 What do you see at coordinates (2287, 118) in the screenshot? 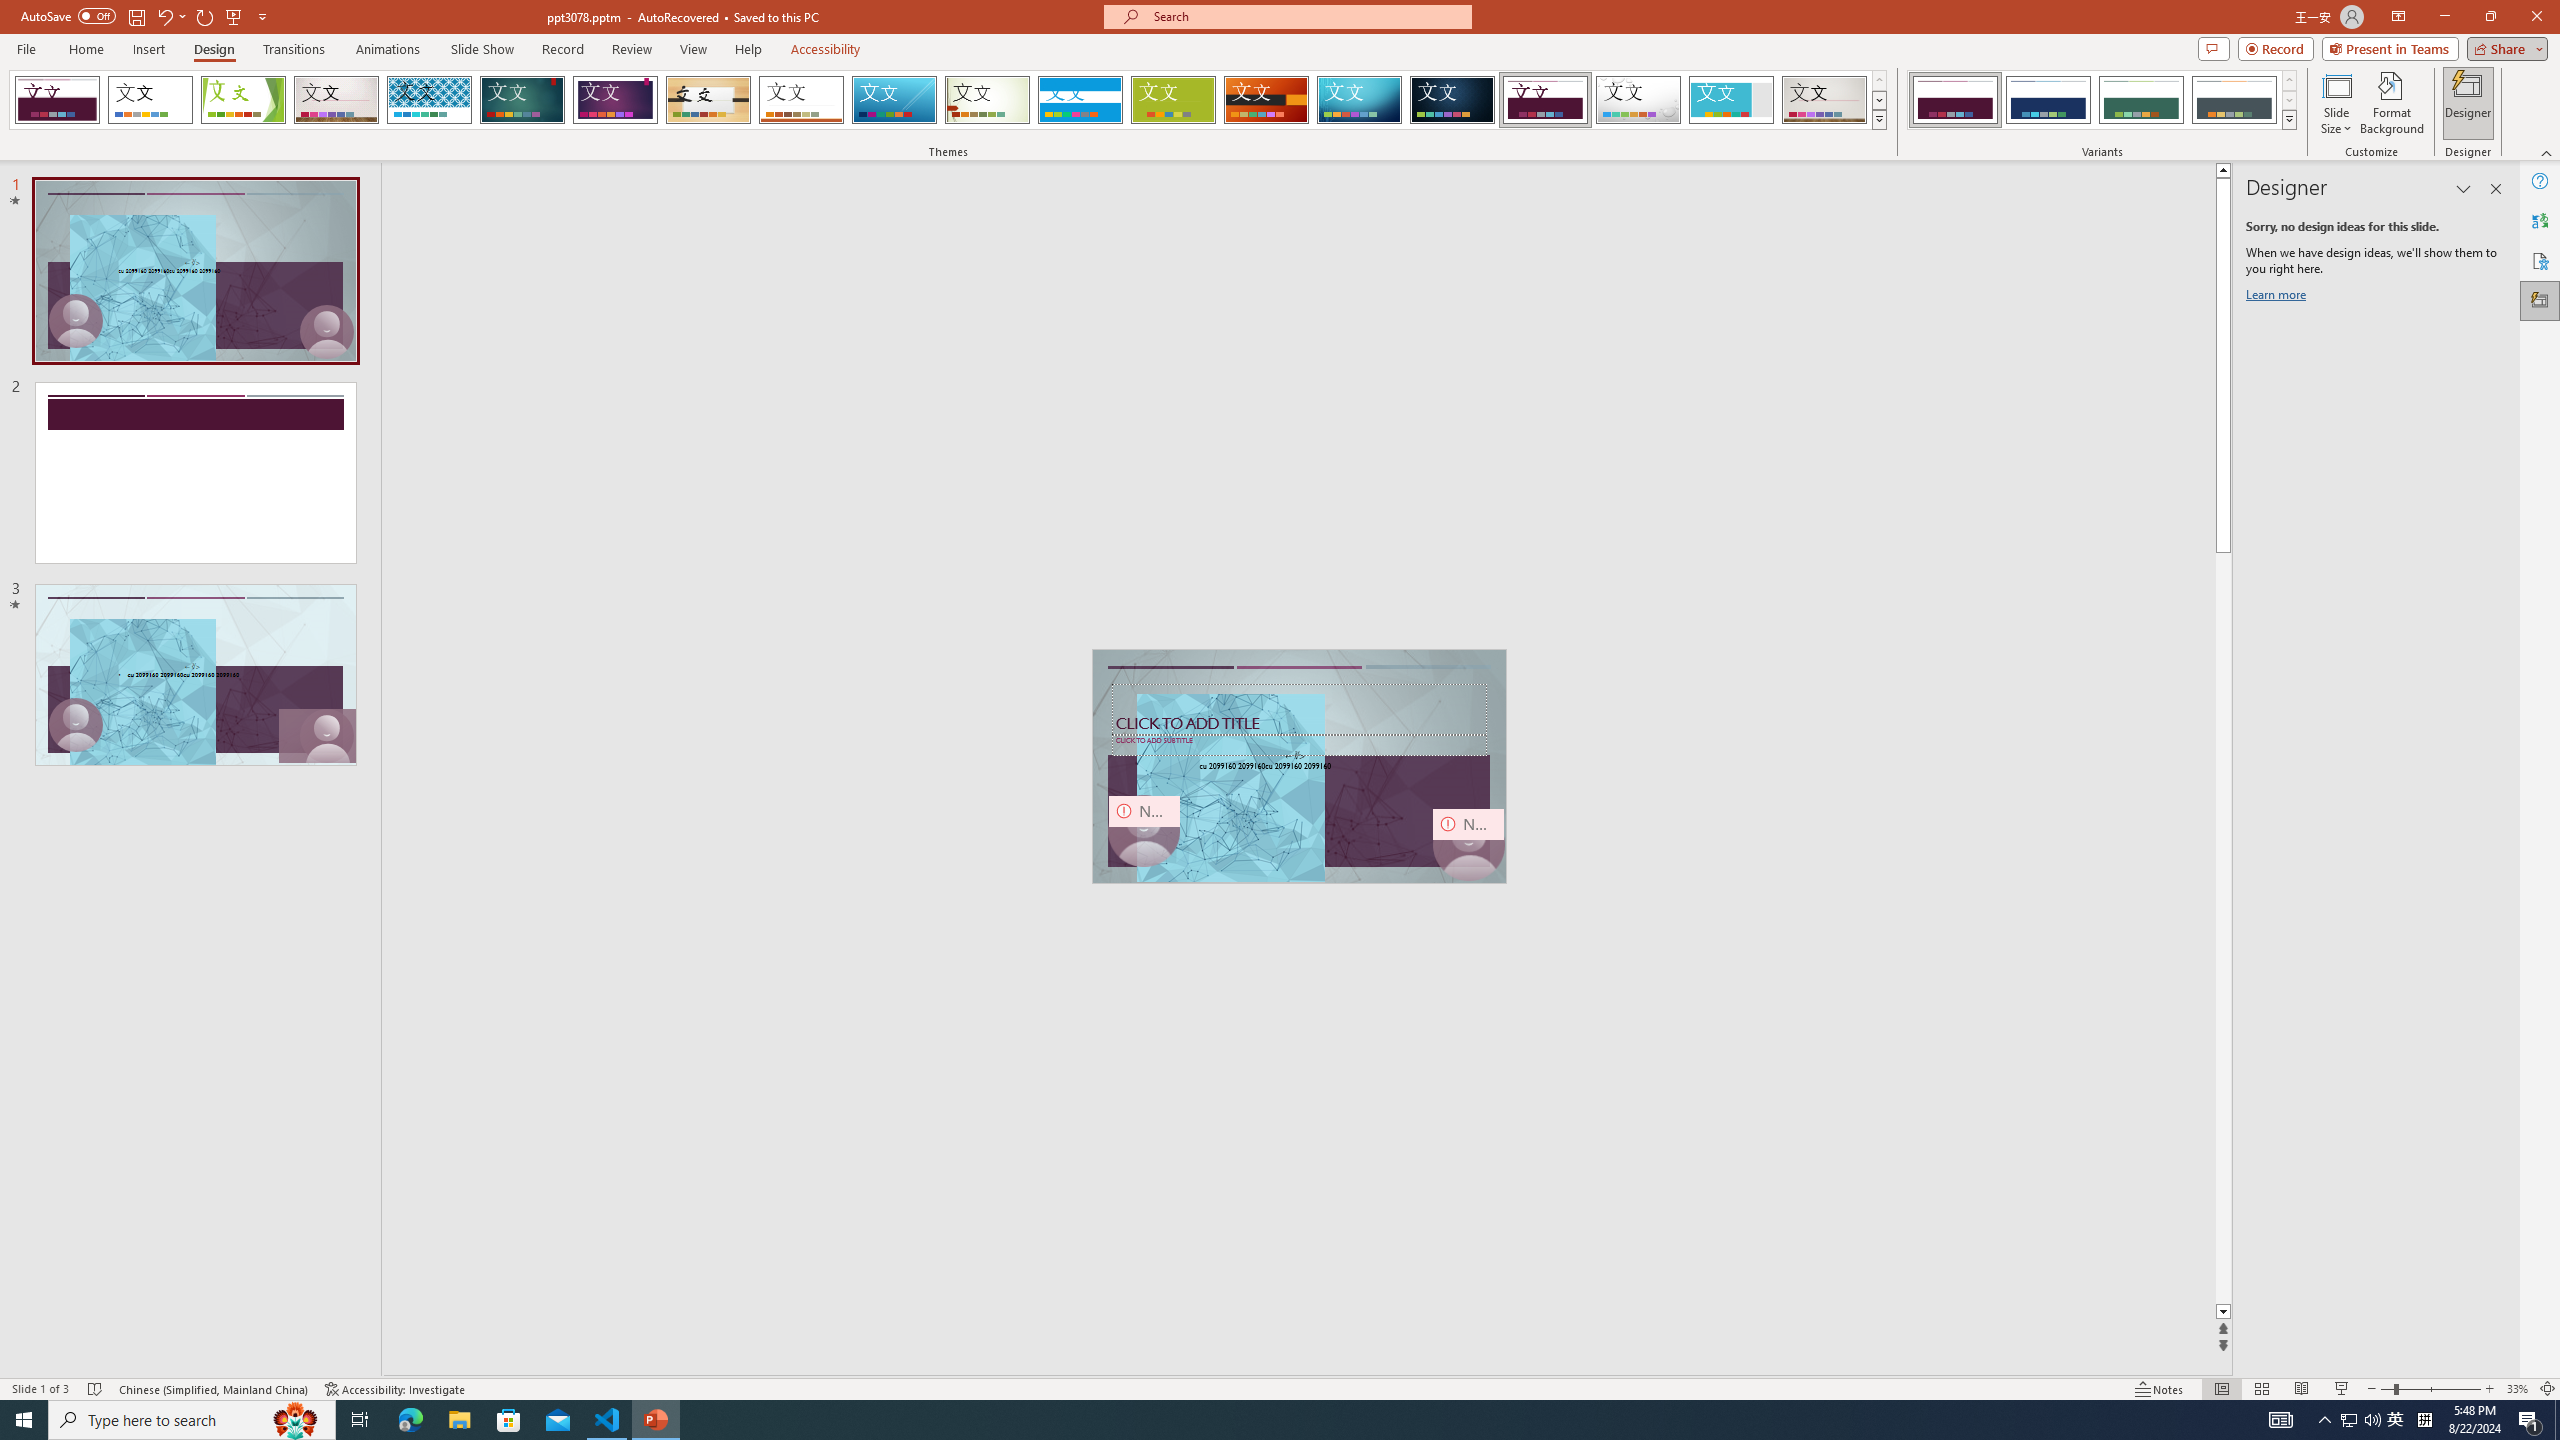
I see `'Variants'` at bounding box center [2287, 118].